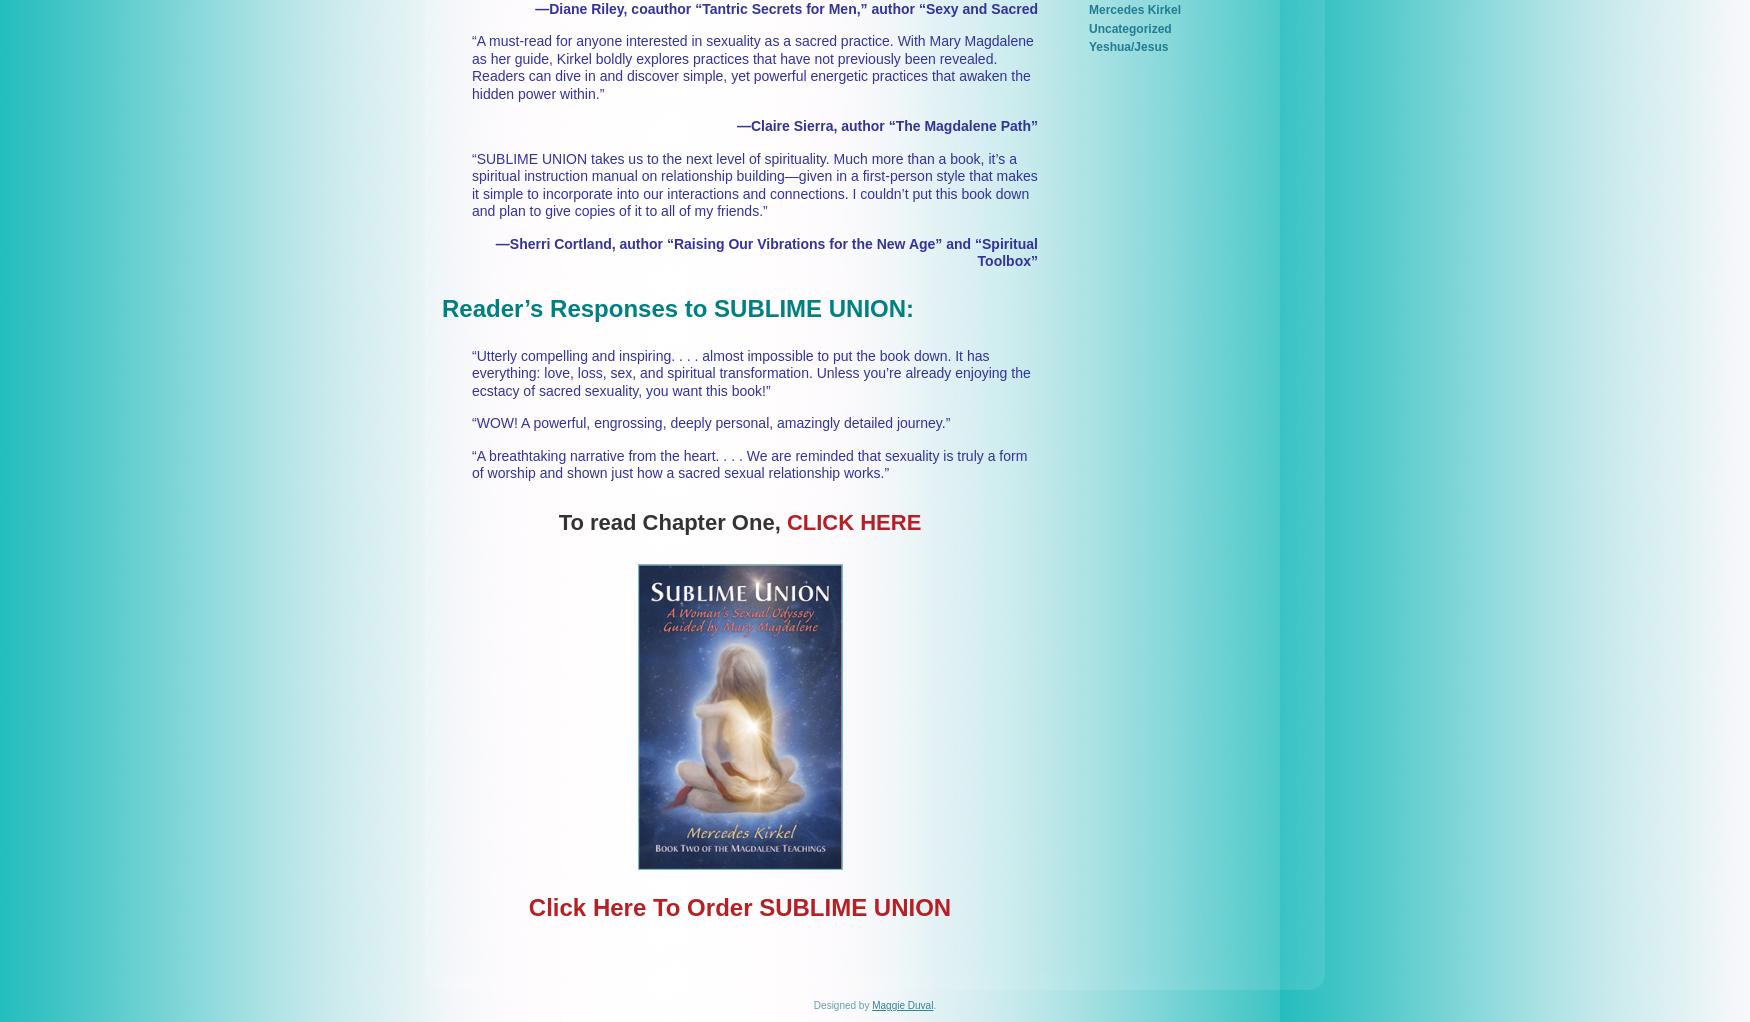 This screenshot has height=1022, width=1750. I want to click on '“SUBLIME UNION takes us to the next level of spirituality. Much more than a book, it’s a spiritual instruction manual on relationship building—given in a first-person style that makes it simple to incorporate into our interactions and connections. I couldn’t put this book down and plan to give copies of it to all of my friends.”', so click(753, 184).